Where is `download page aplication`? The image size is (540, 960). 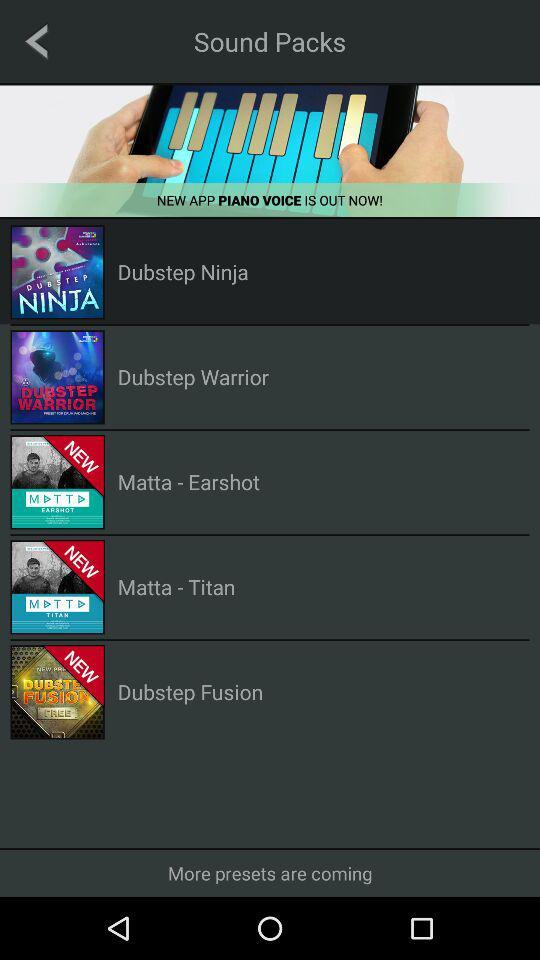 download page aplication is located at coordinates (270, 150).